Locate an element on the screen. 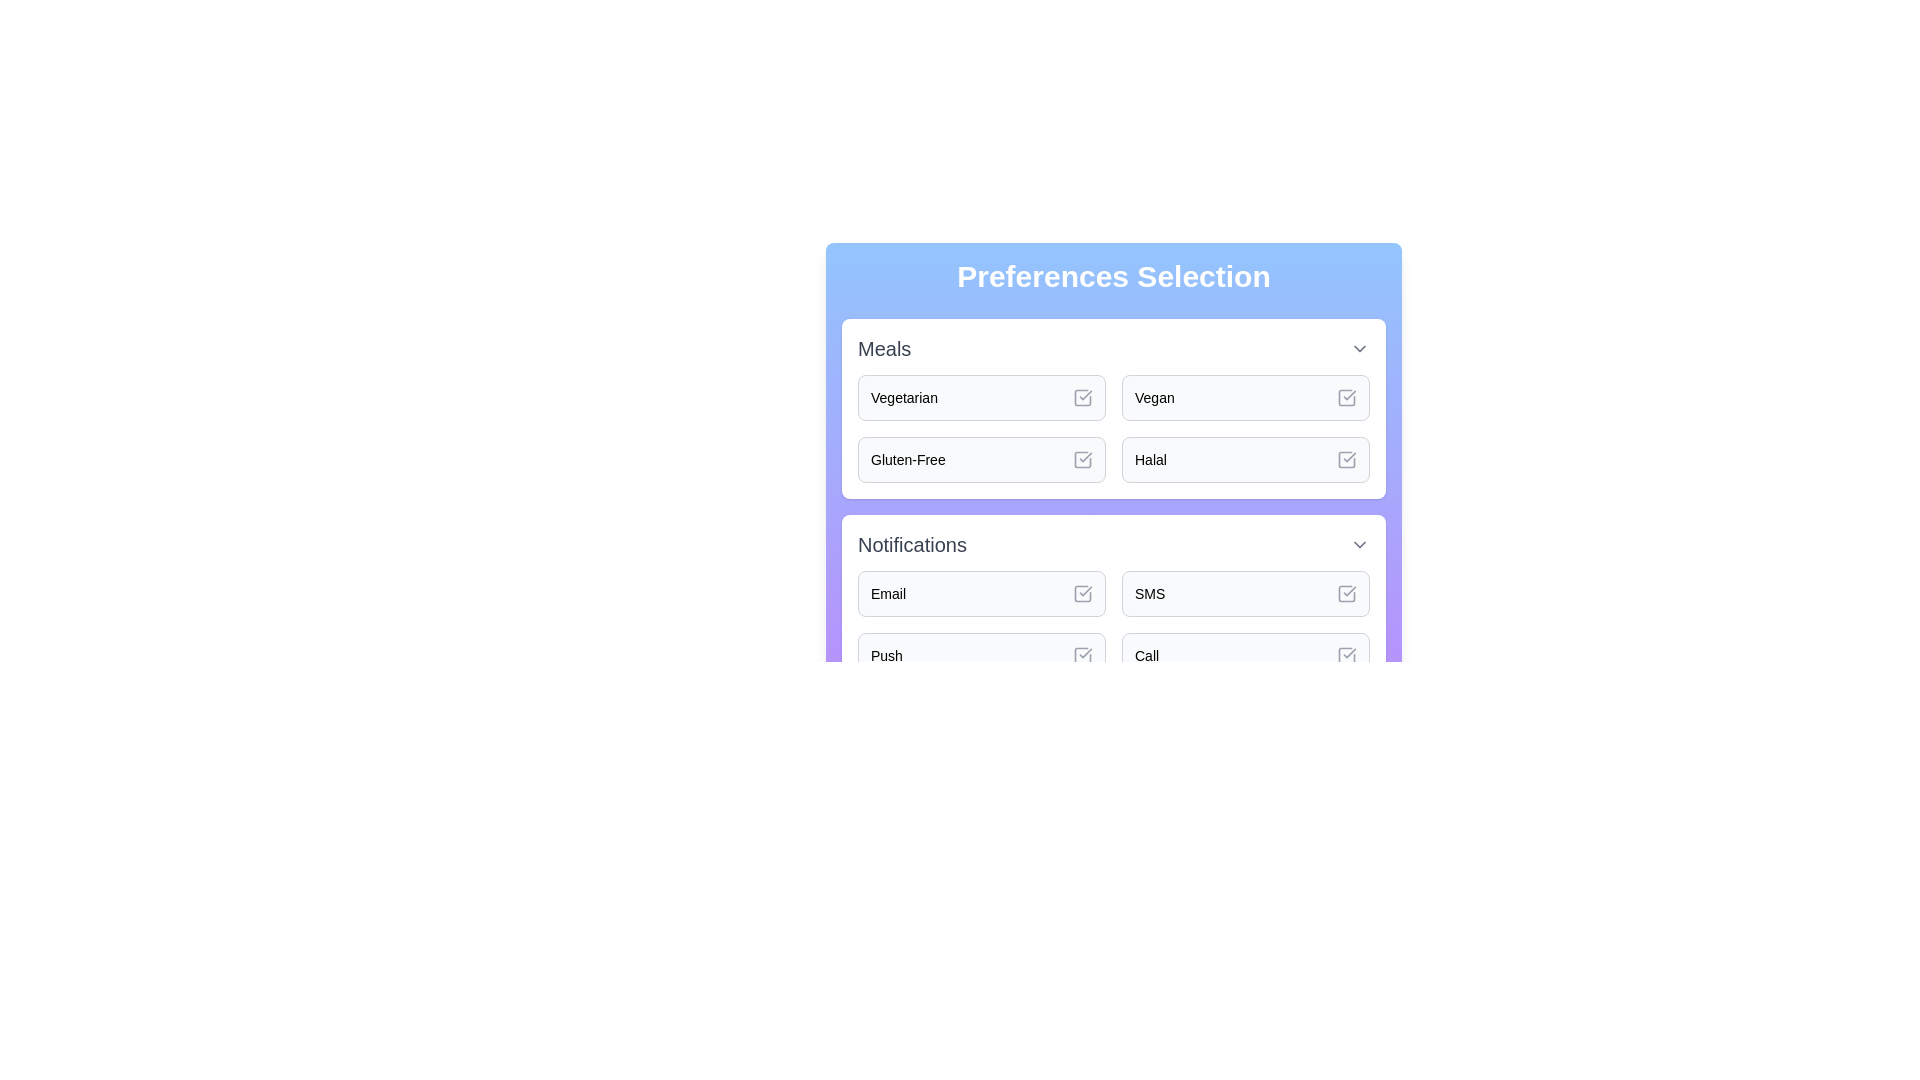 This screenshot has width=1920, height=1080. the 'Vegan' selectable option button located in the upper row of the 'Meals' section is located at coordinates (1245, 397).